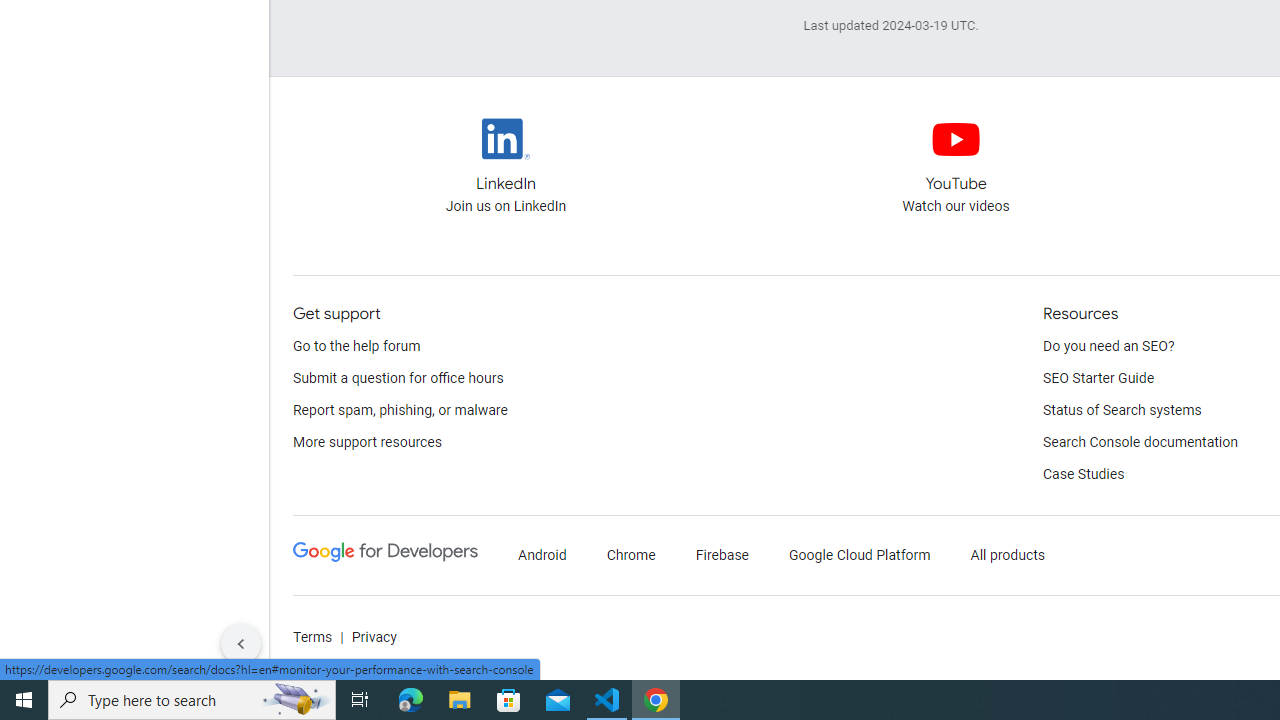 The image size is (1280, 720). What do you see at coordinates (240, 644) in the screenshot?
I see `'Hide side navigation'` at bounding box center [240, 644].